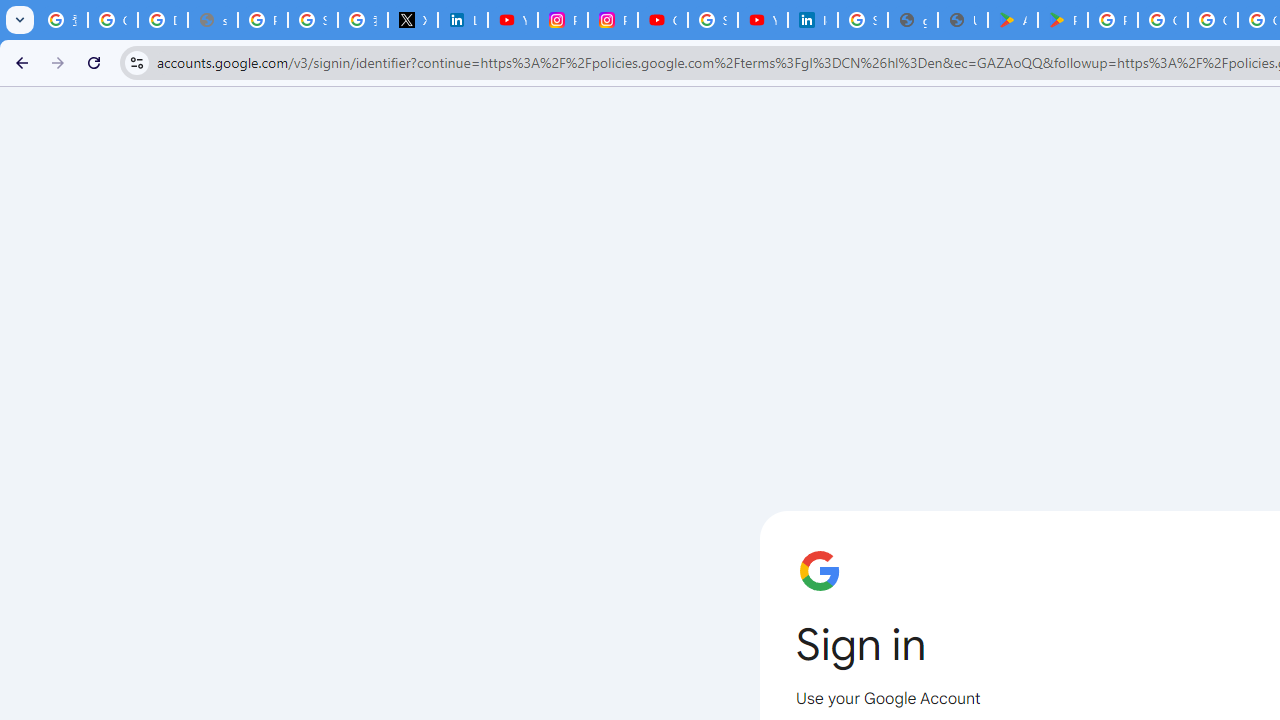 The image size is (1280, 720). What do you see at coordinates (411, 20) in the screenshot?
I see `'X'` at bounding box center [411, 20].